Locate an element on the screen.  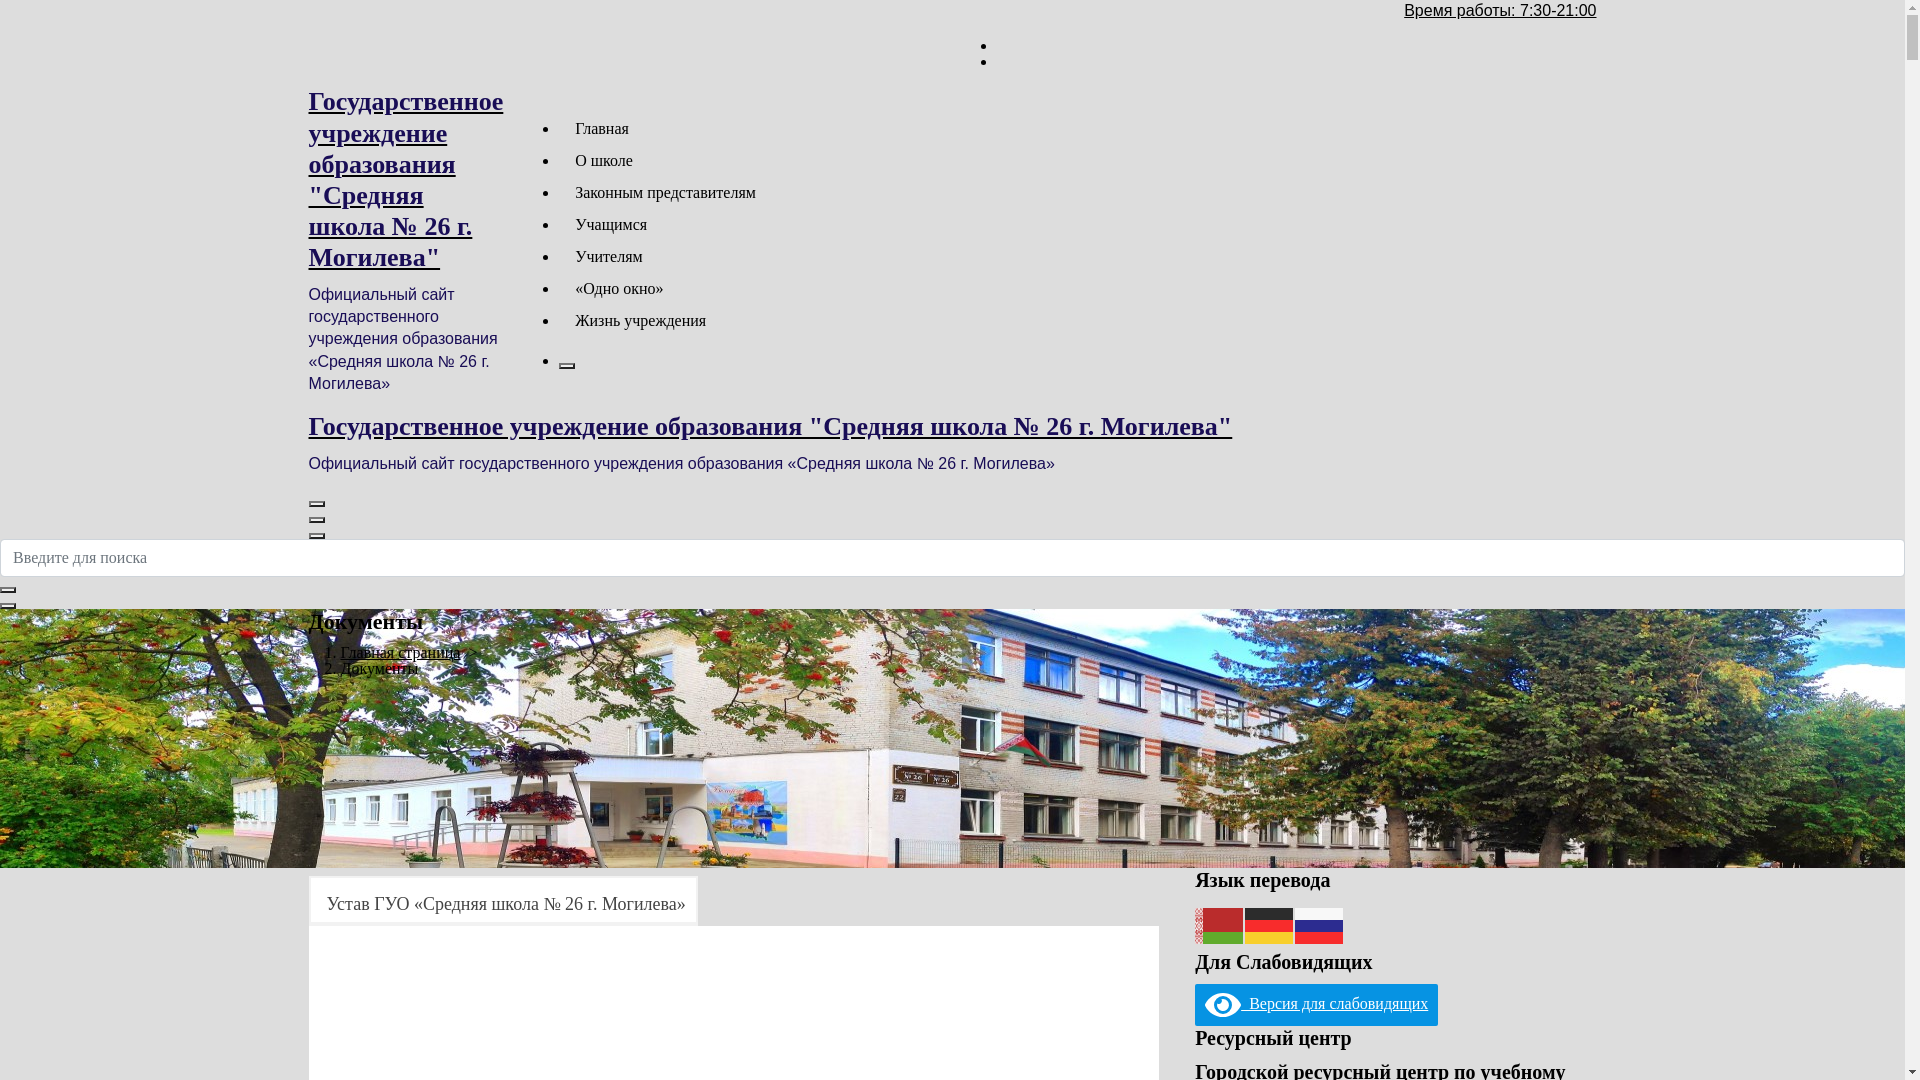
'German' is located at coordinates (1269, 924).